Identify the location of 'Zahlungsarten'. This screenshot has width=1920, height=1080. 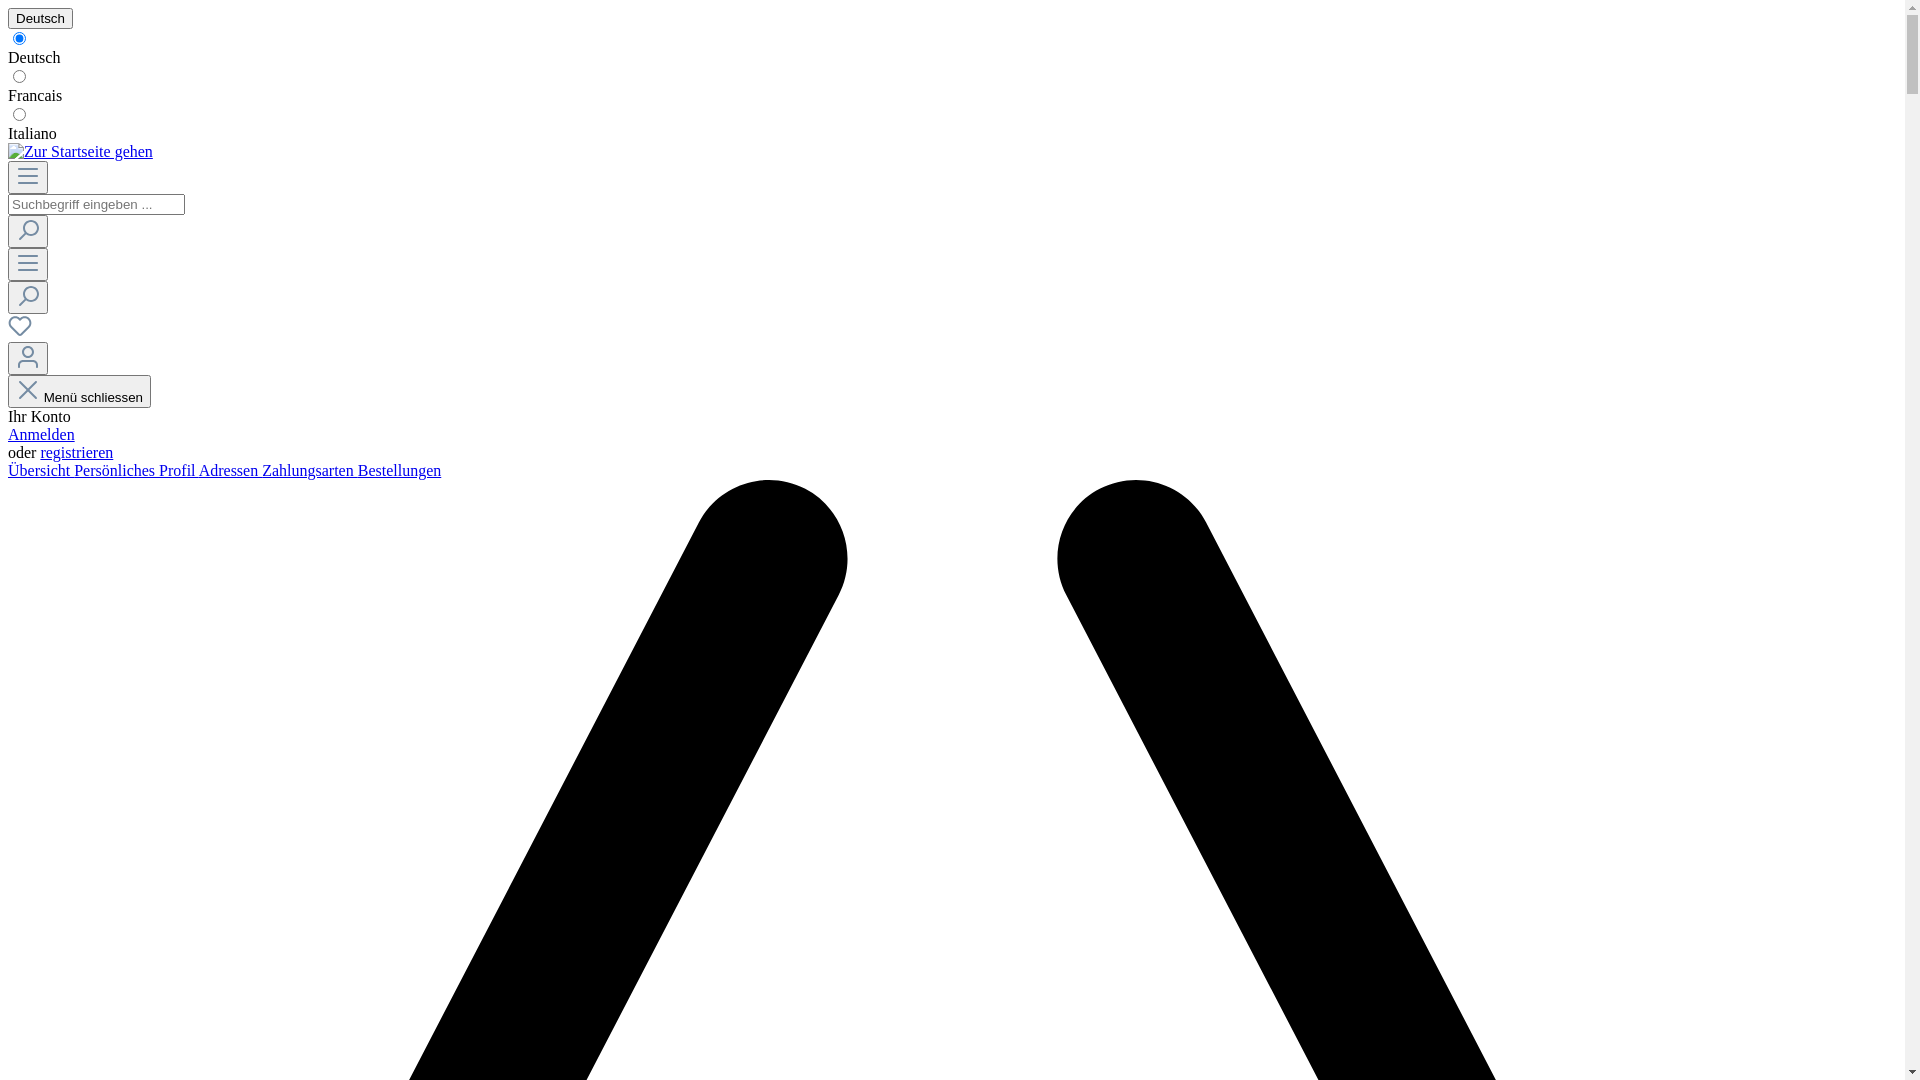
(309, 470).